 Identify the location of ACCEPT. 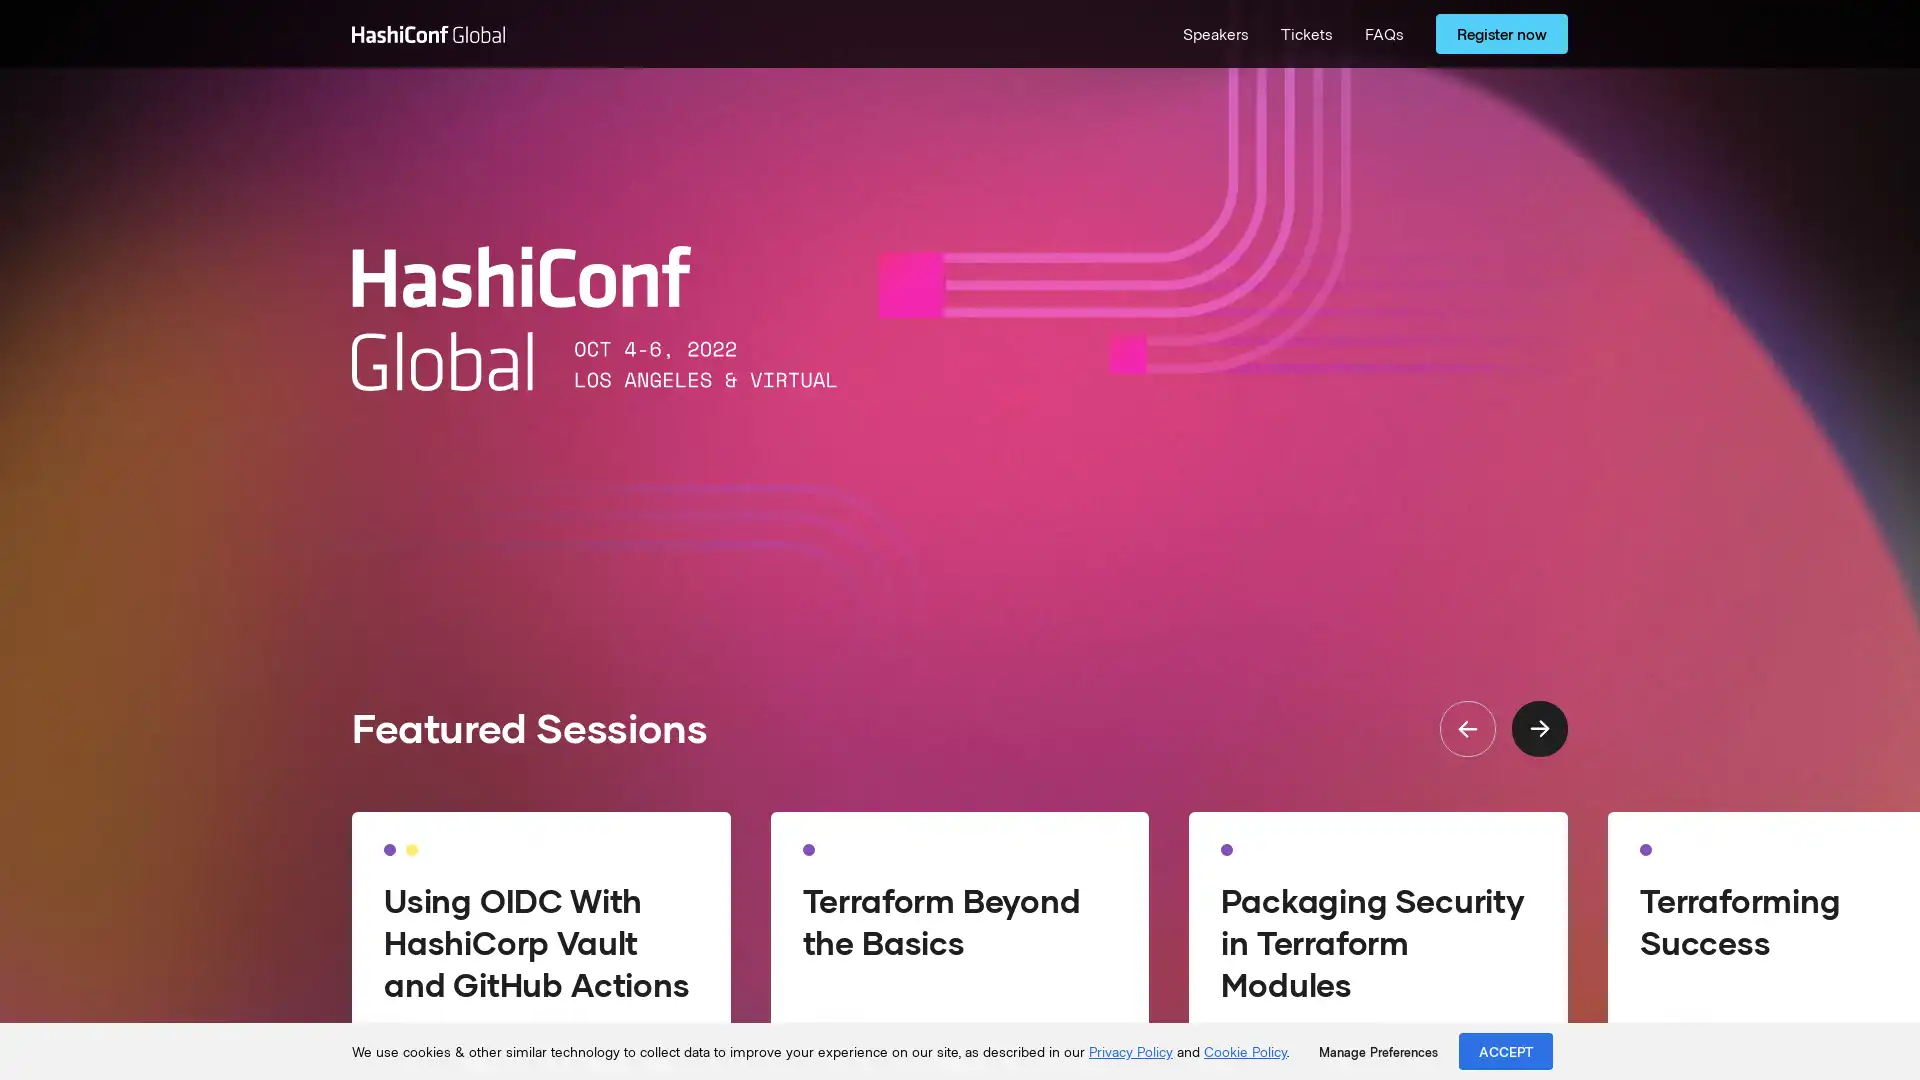
(1506, 1050).